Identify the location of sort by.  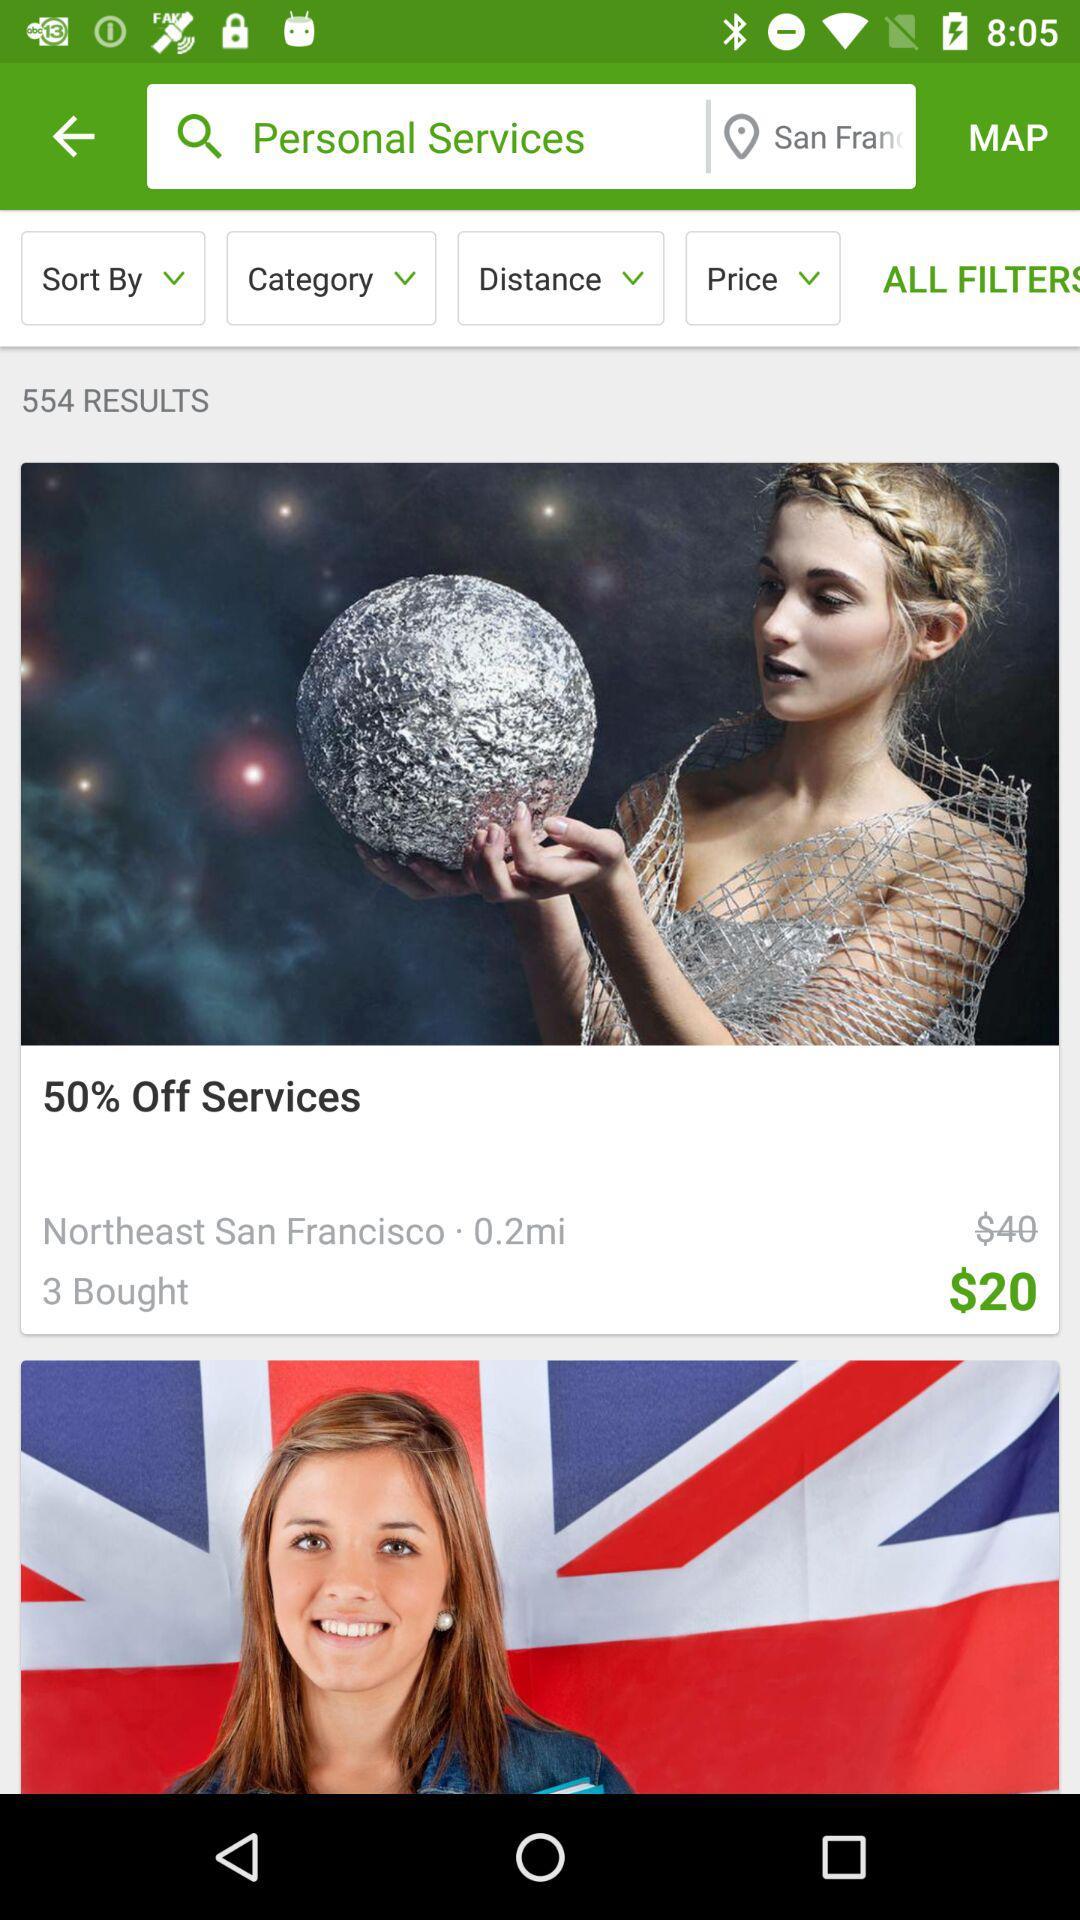
(113, 277).